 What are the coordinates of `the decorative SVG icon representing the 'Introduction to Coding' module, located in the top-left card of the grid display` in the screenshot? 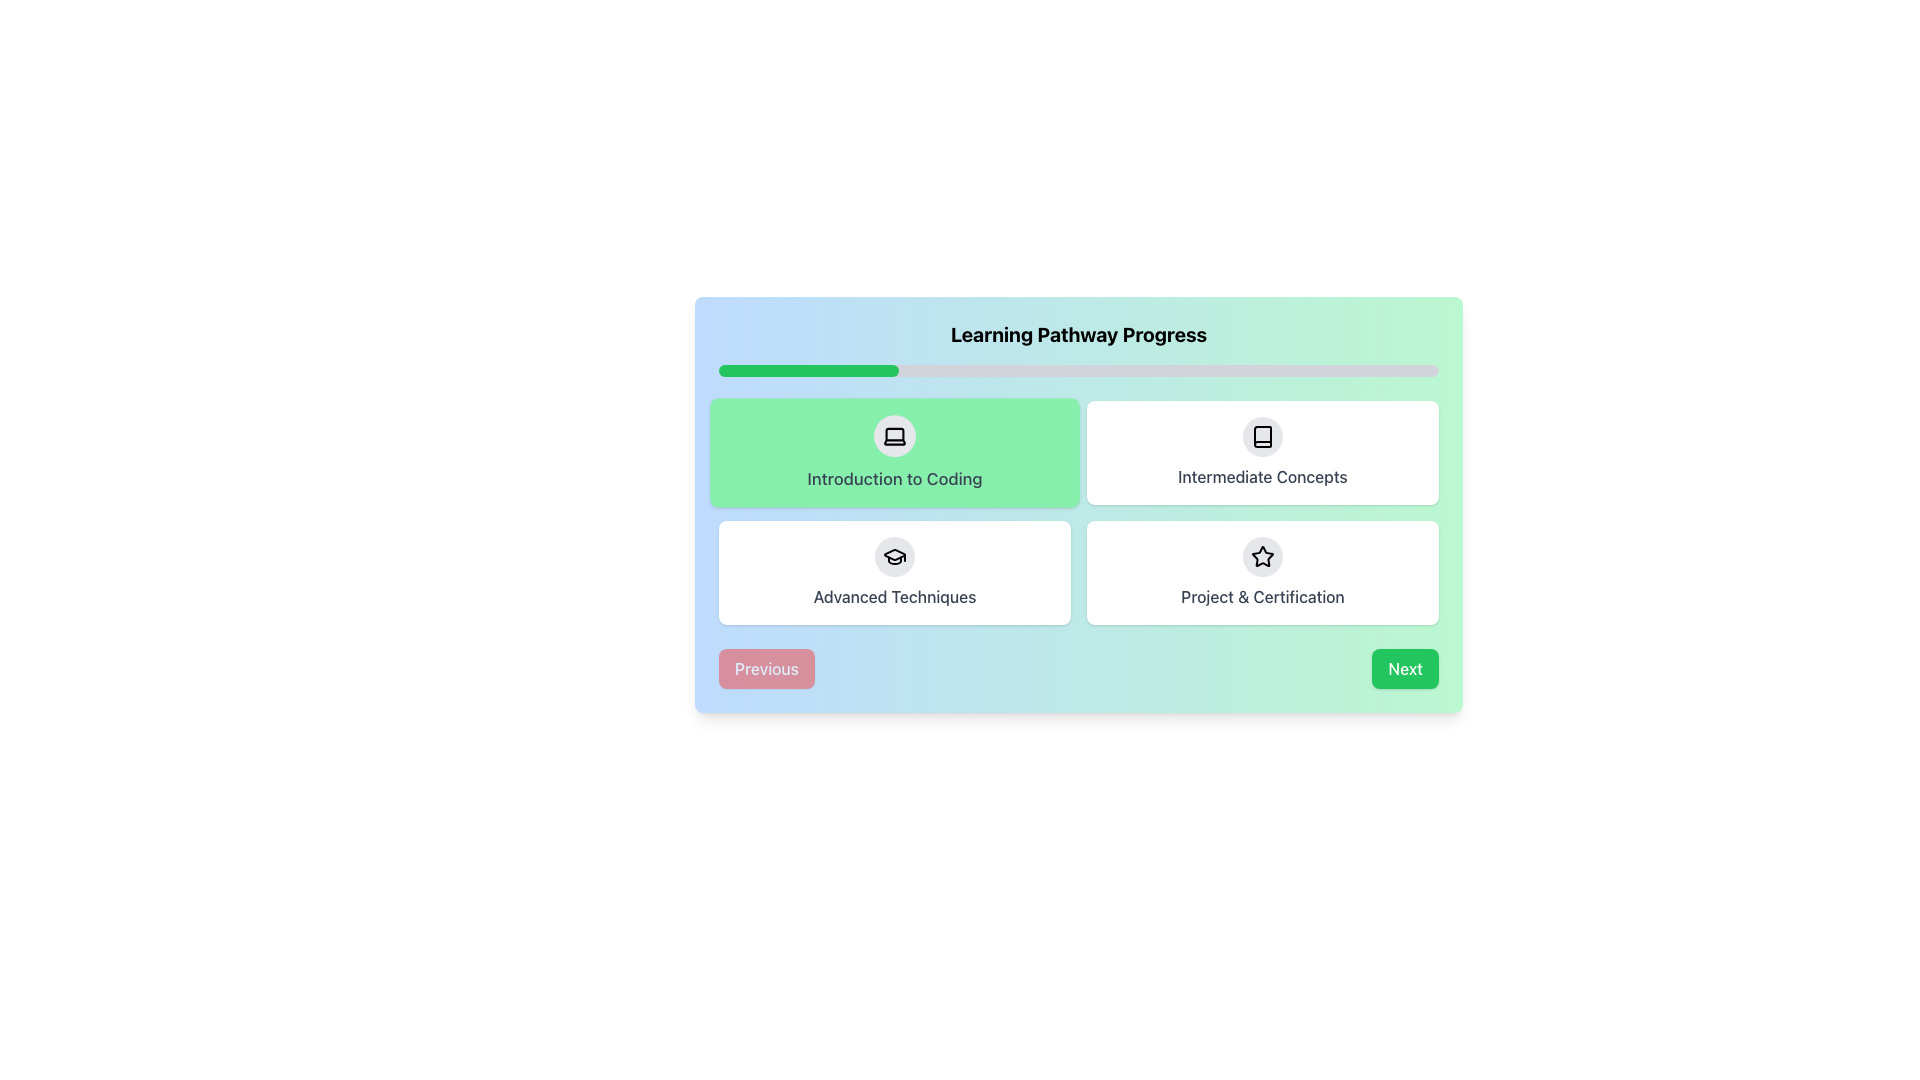 It's located at (893, 434).